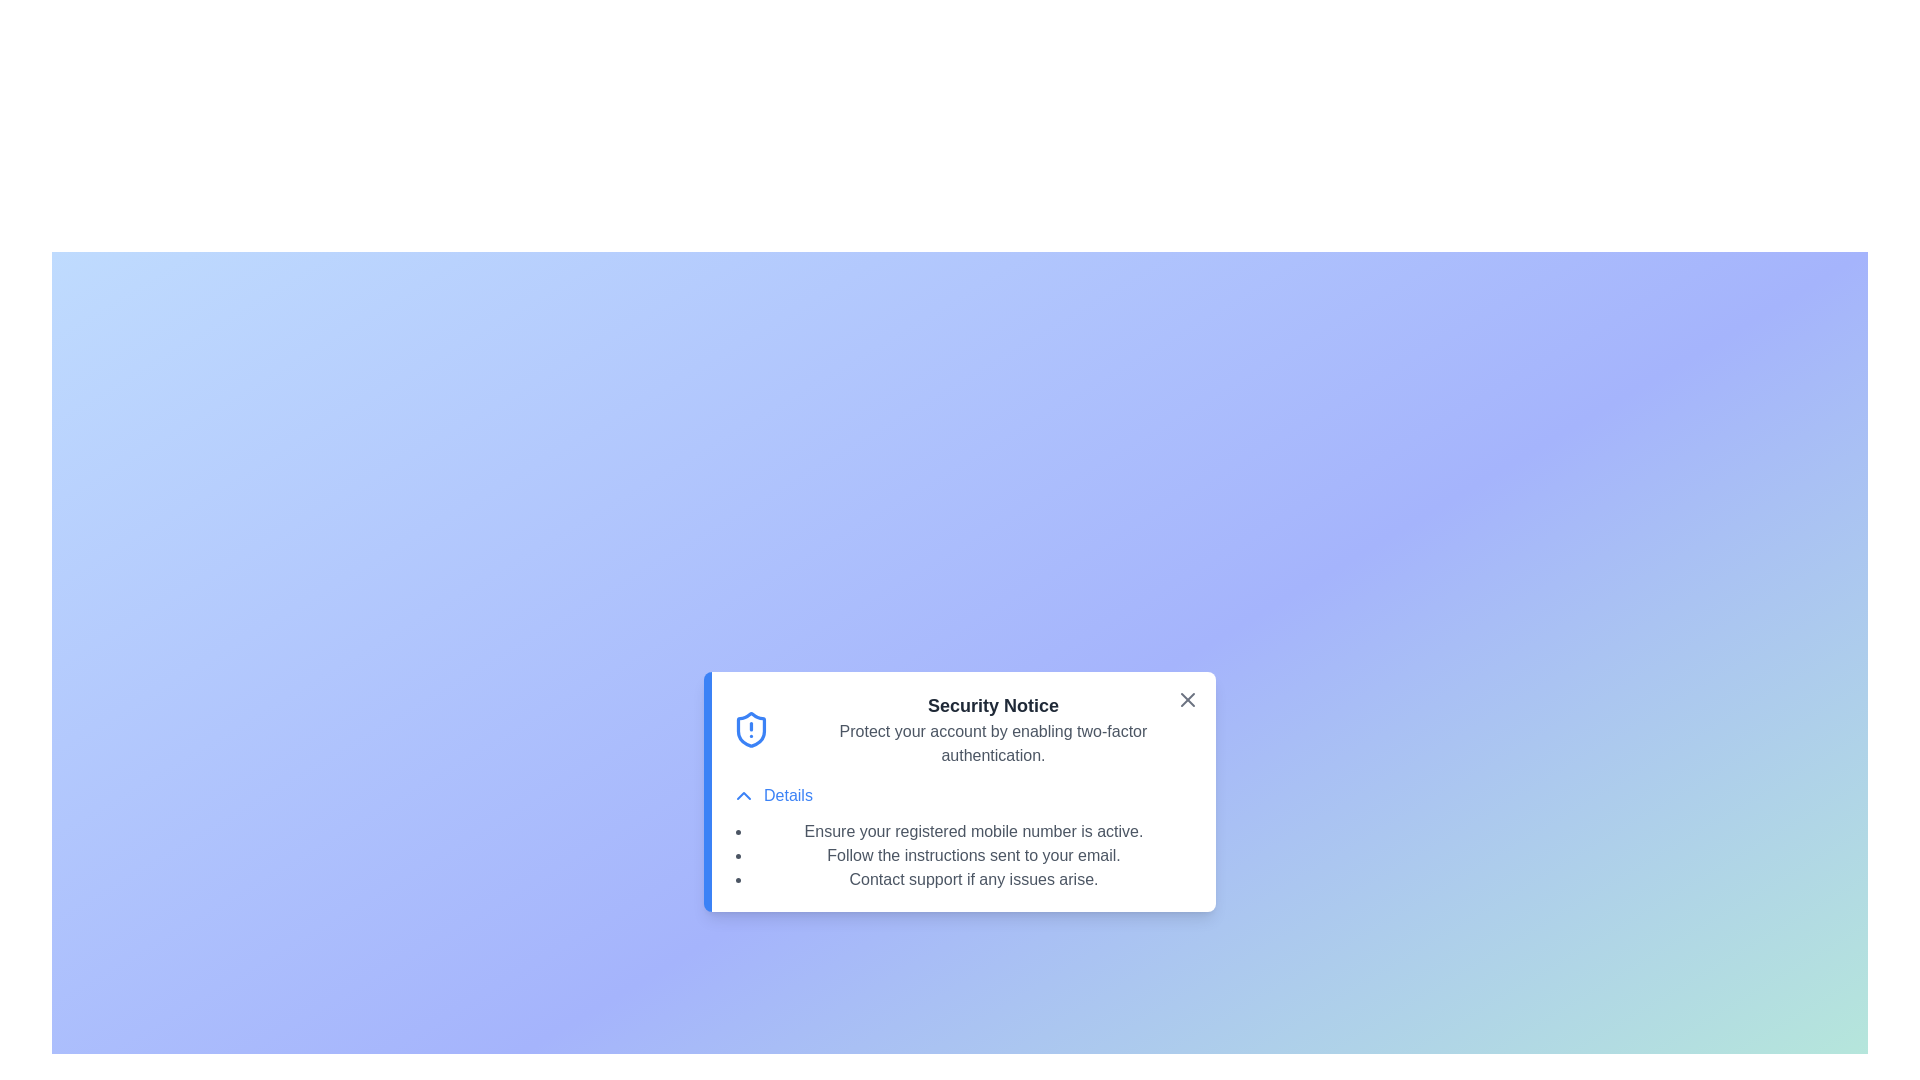 This screenshot has height=1080, width=1920. I want to click on the 'Details' button to toggle the visibility of additional information, so click(771, 794).